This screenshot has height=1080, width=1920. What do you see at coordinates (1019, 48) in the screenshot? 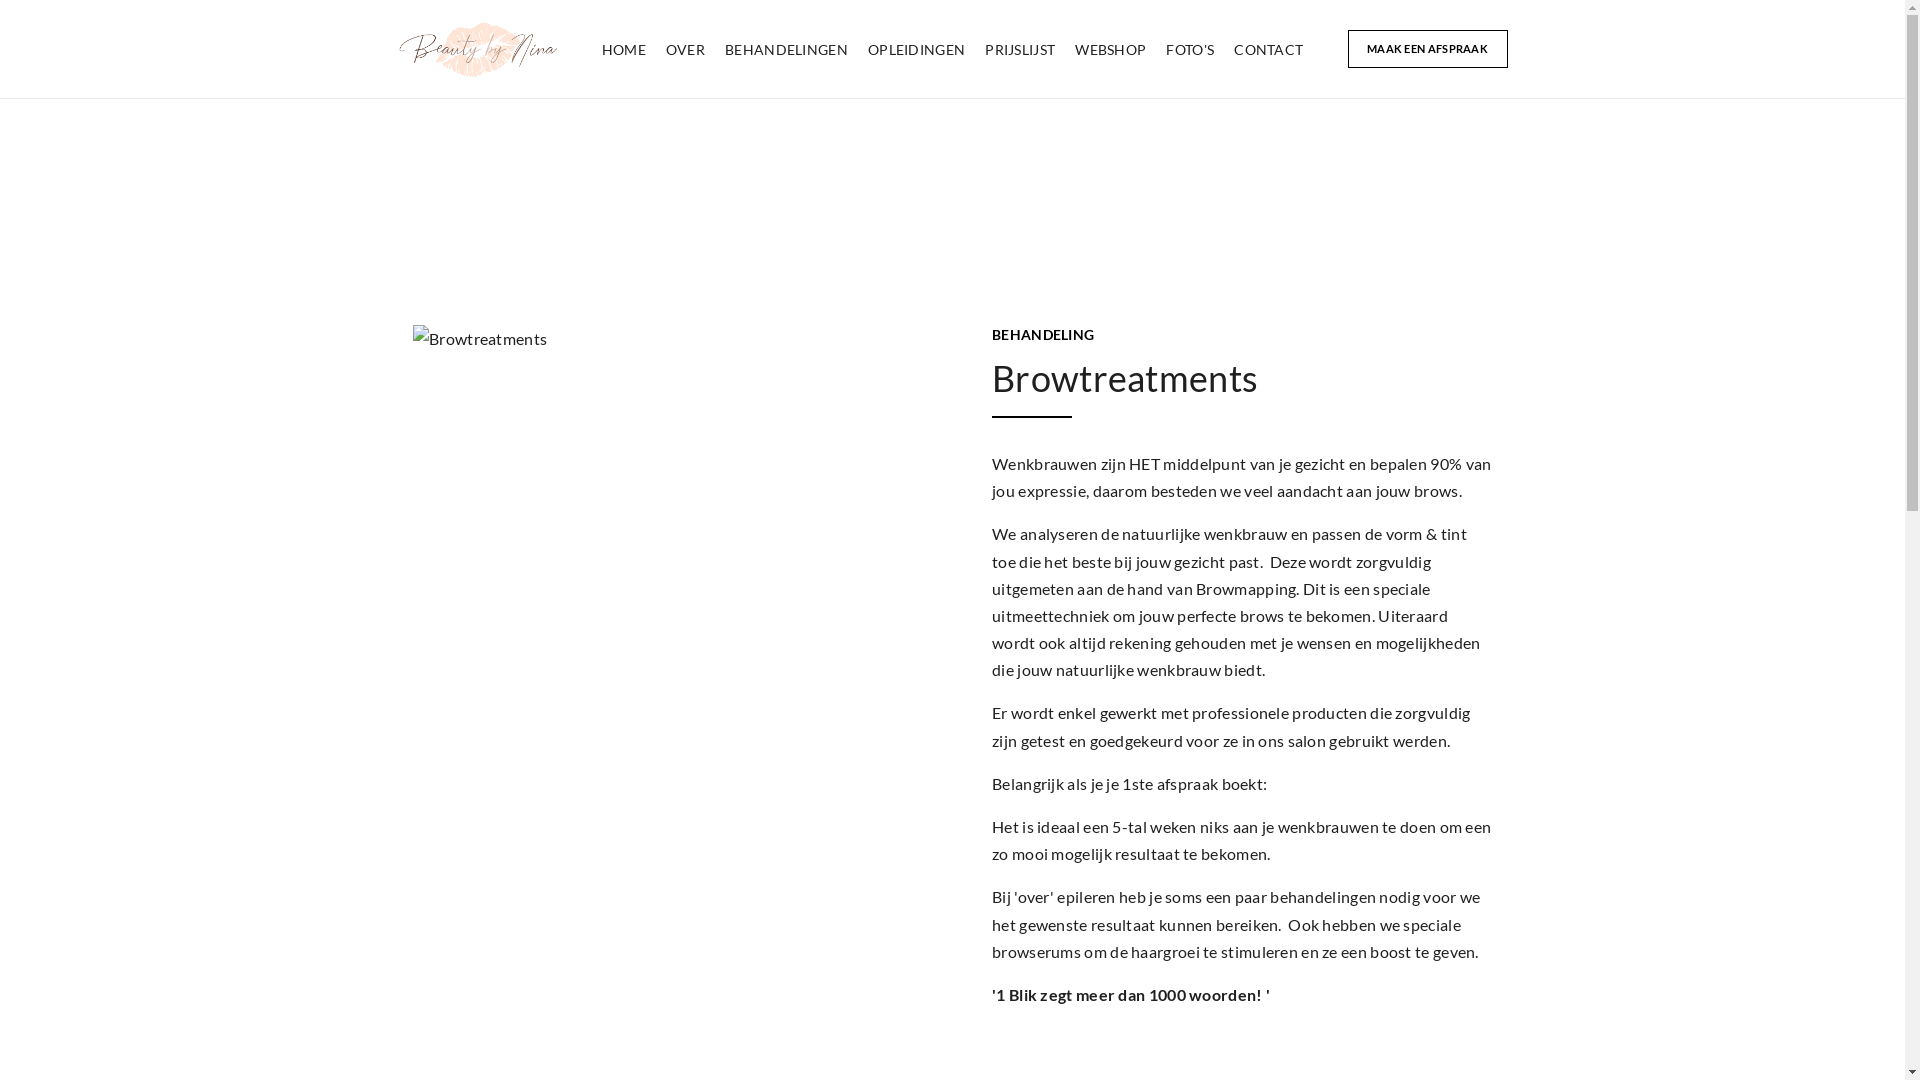
I see `'PRIJSLIJST'` at bounding box center [1019, 48].